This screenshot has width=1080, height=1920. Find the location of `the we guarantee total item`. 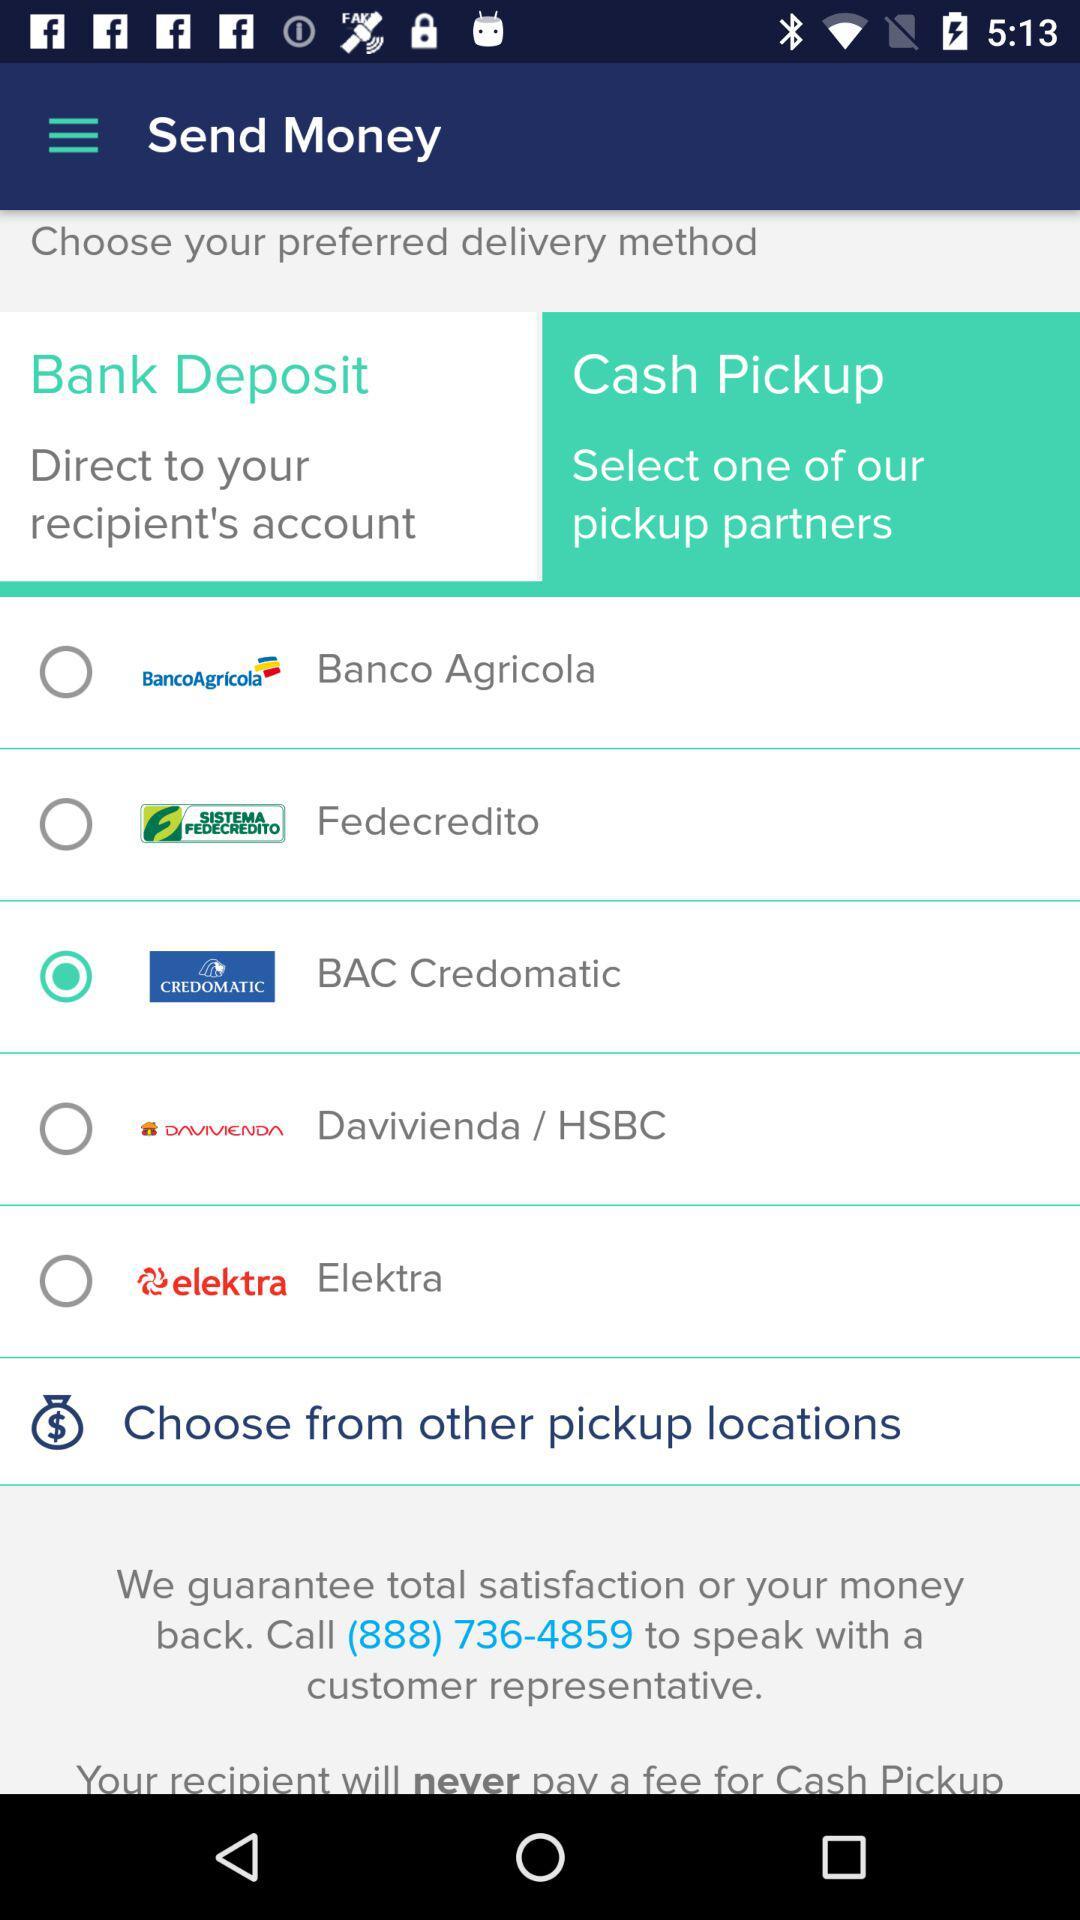

the we guarantee total item is located at coordinates (540, 1677).